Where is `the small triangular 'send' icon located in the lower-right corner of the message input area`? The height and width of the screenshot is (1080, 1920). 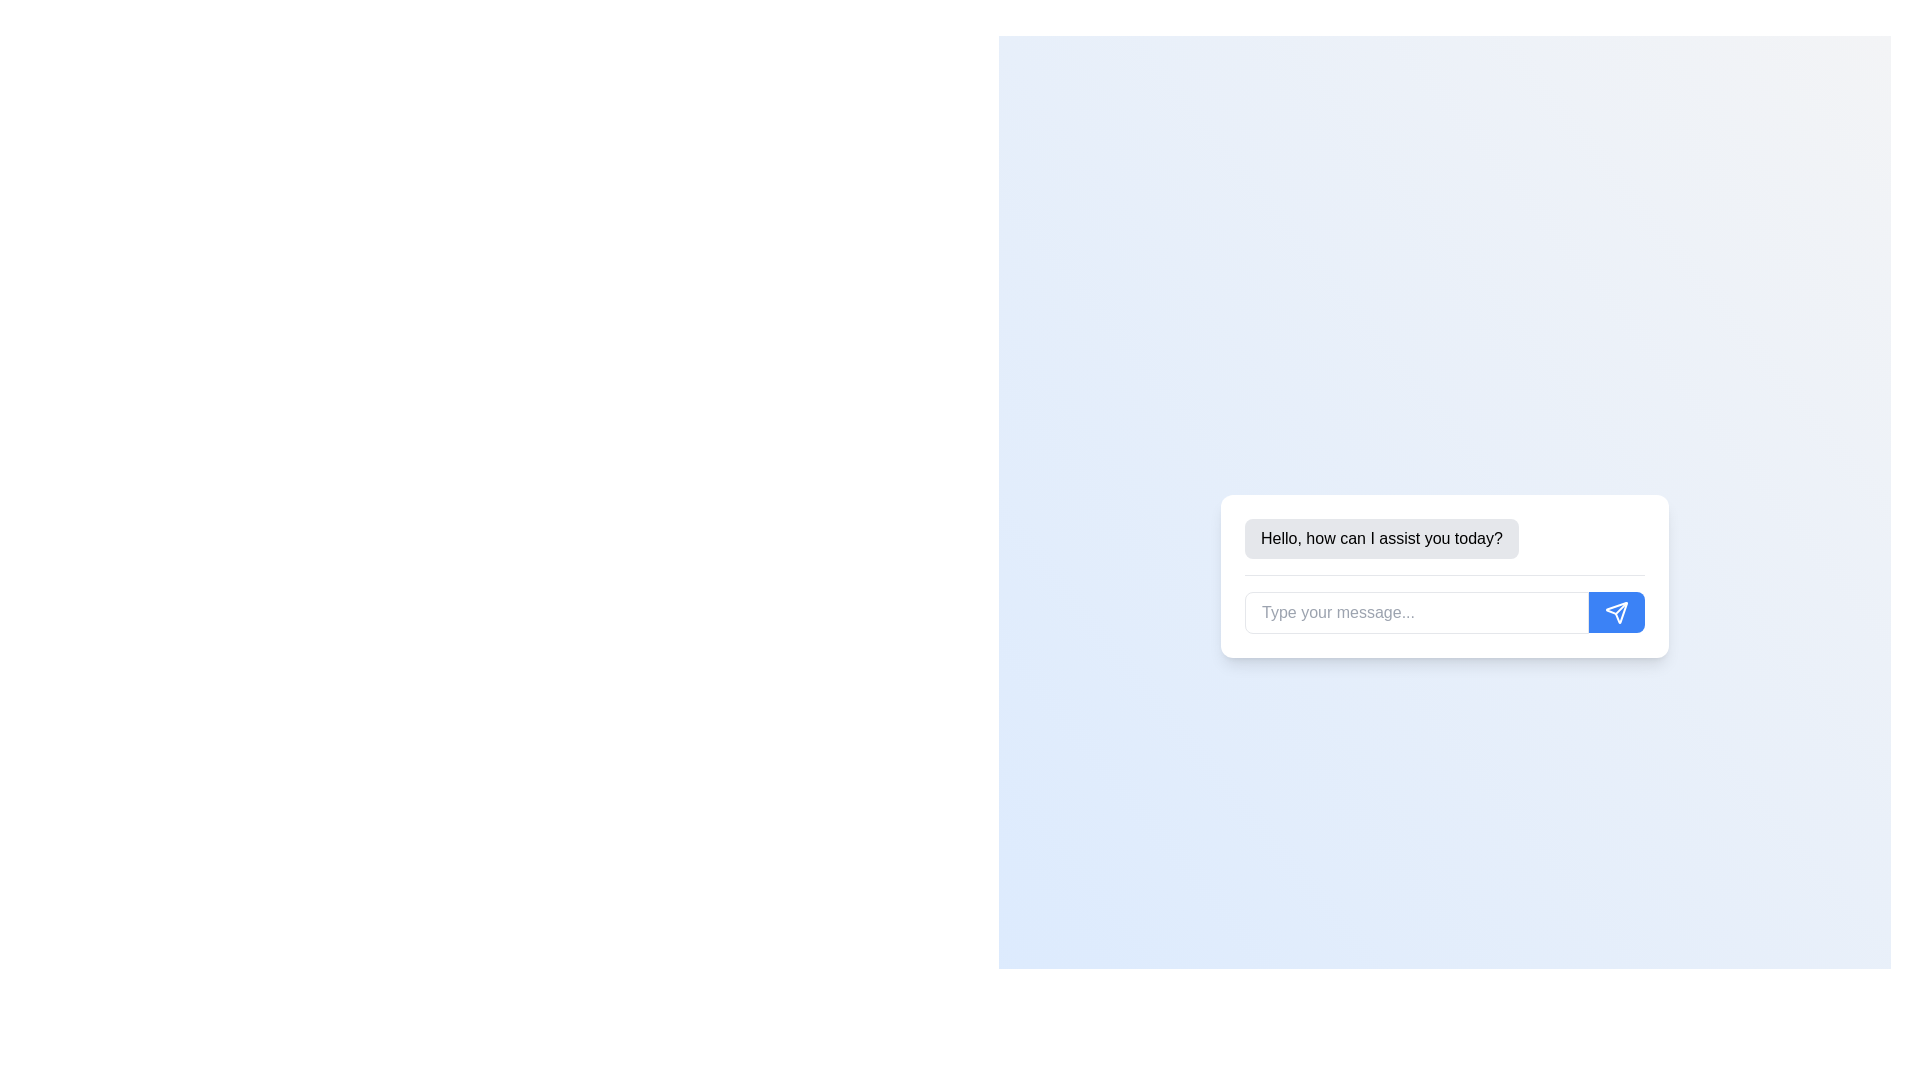 the small triangular 'send' icon located in the lower-right corner of the message input area is located at coordinates (1617, 611).